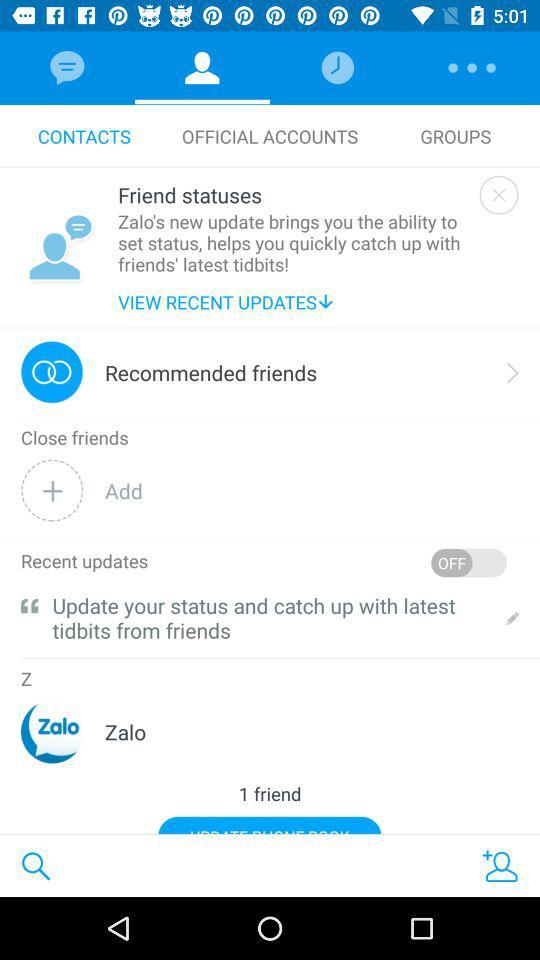 The width and height of the screenshot is (540, 960). Describe the element at coordinates (59, 246) in the screenshot. I see `the icon to the left of the friend statuses` at that location.